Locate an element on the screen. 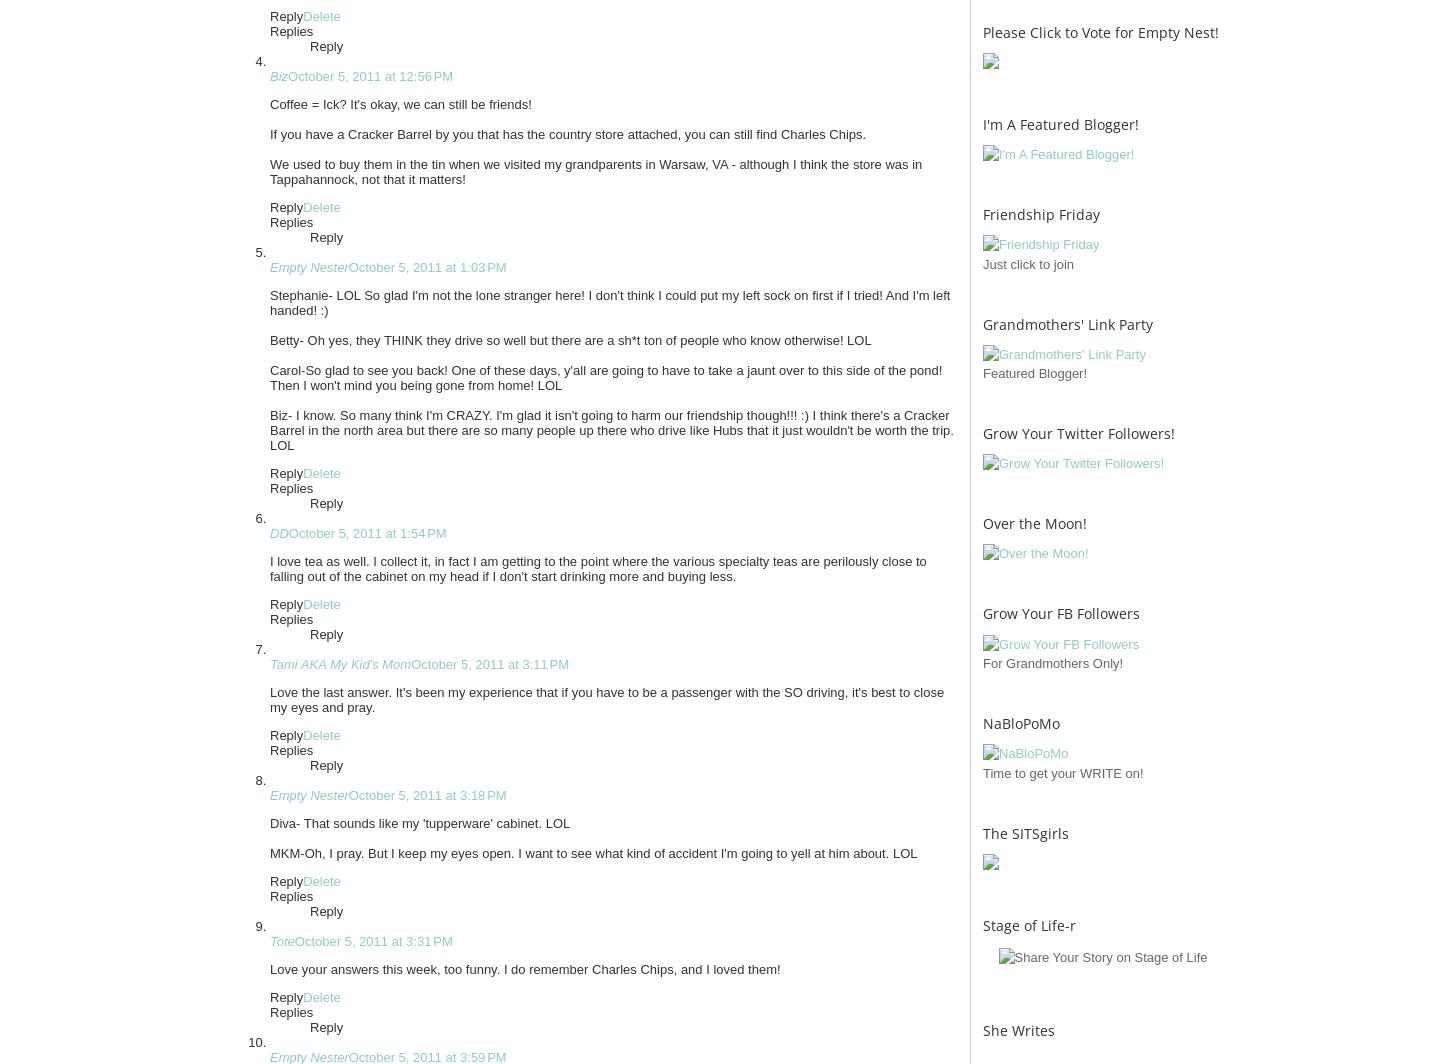  'Please Click to Vote for Empty Nest!' is located at coordinates (1099, 31).